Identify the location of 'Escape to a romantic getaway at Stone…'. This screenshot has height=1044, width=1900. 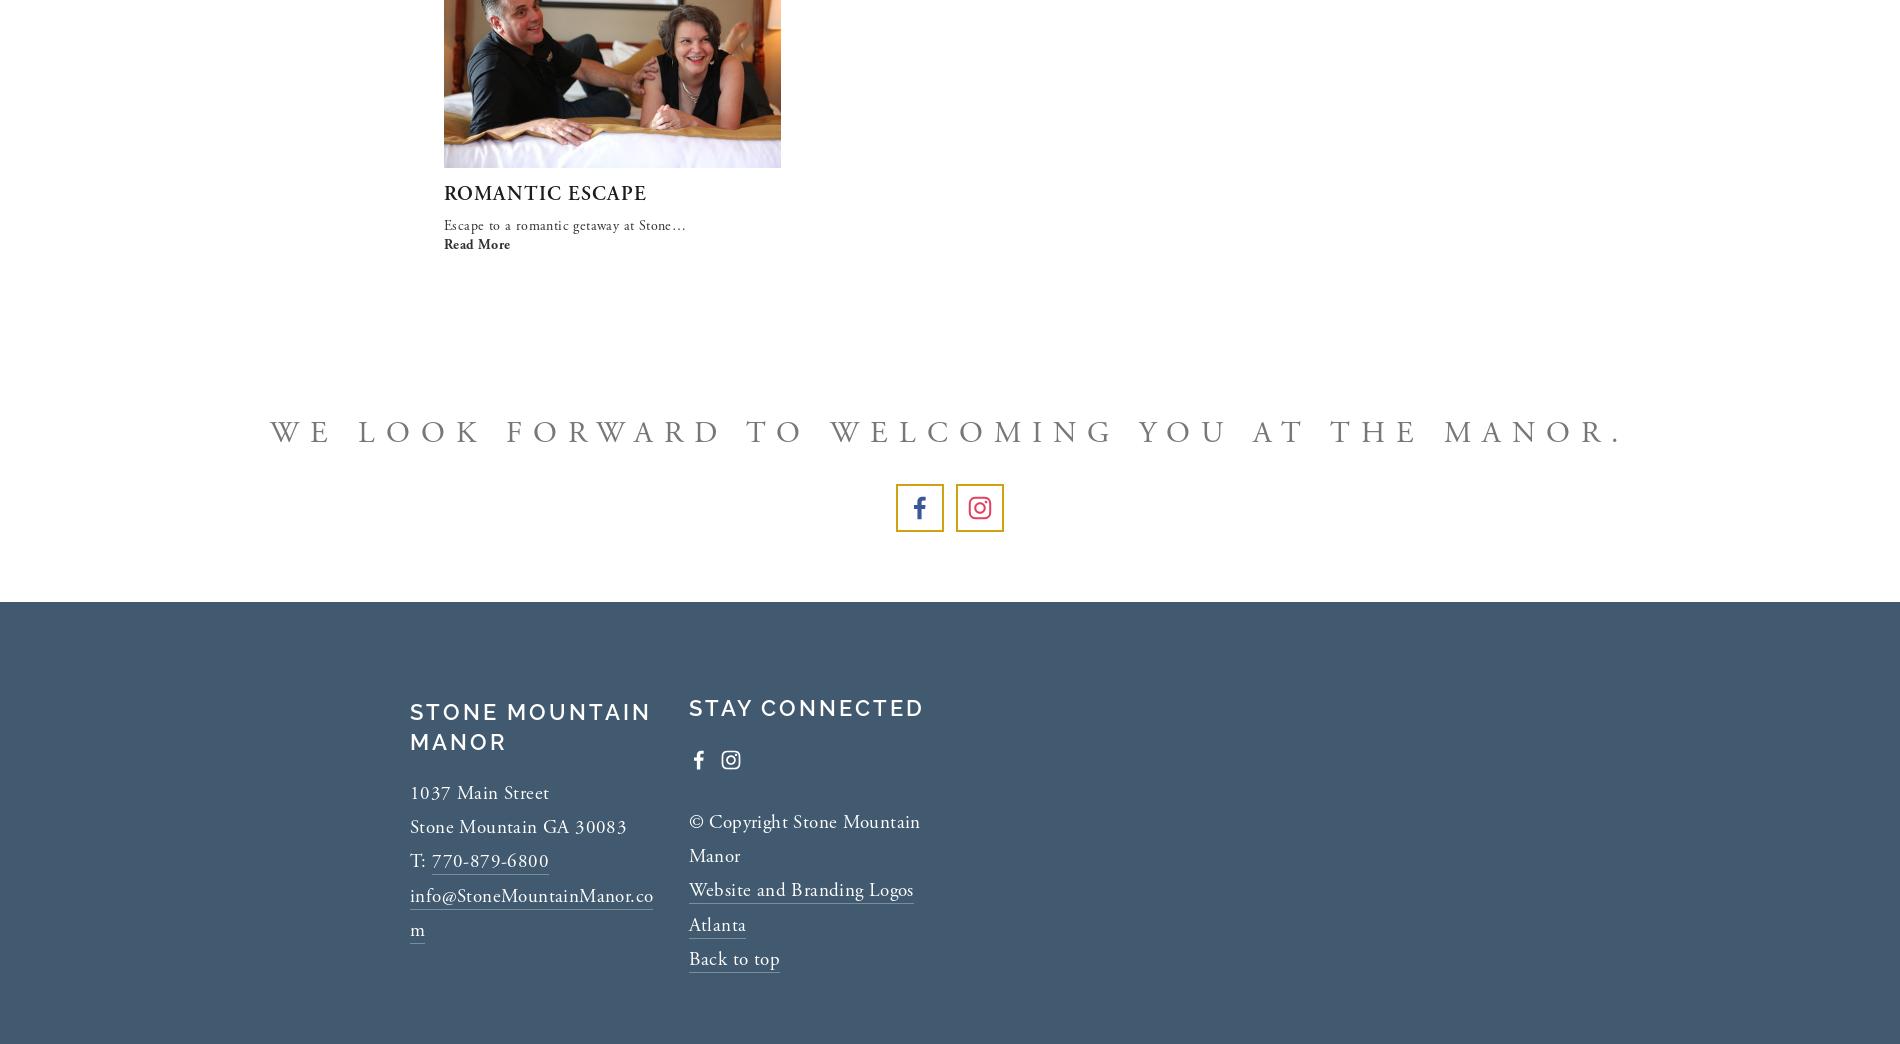
(443, 224).